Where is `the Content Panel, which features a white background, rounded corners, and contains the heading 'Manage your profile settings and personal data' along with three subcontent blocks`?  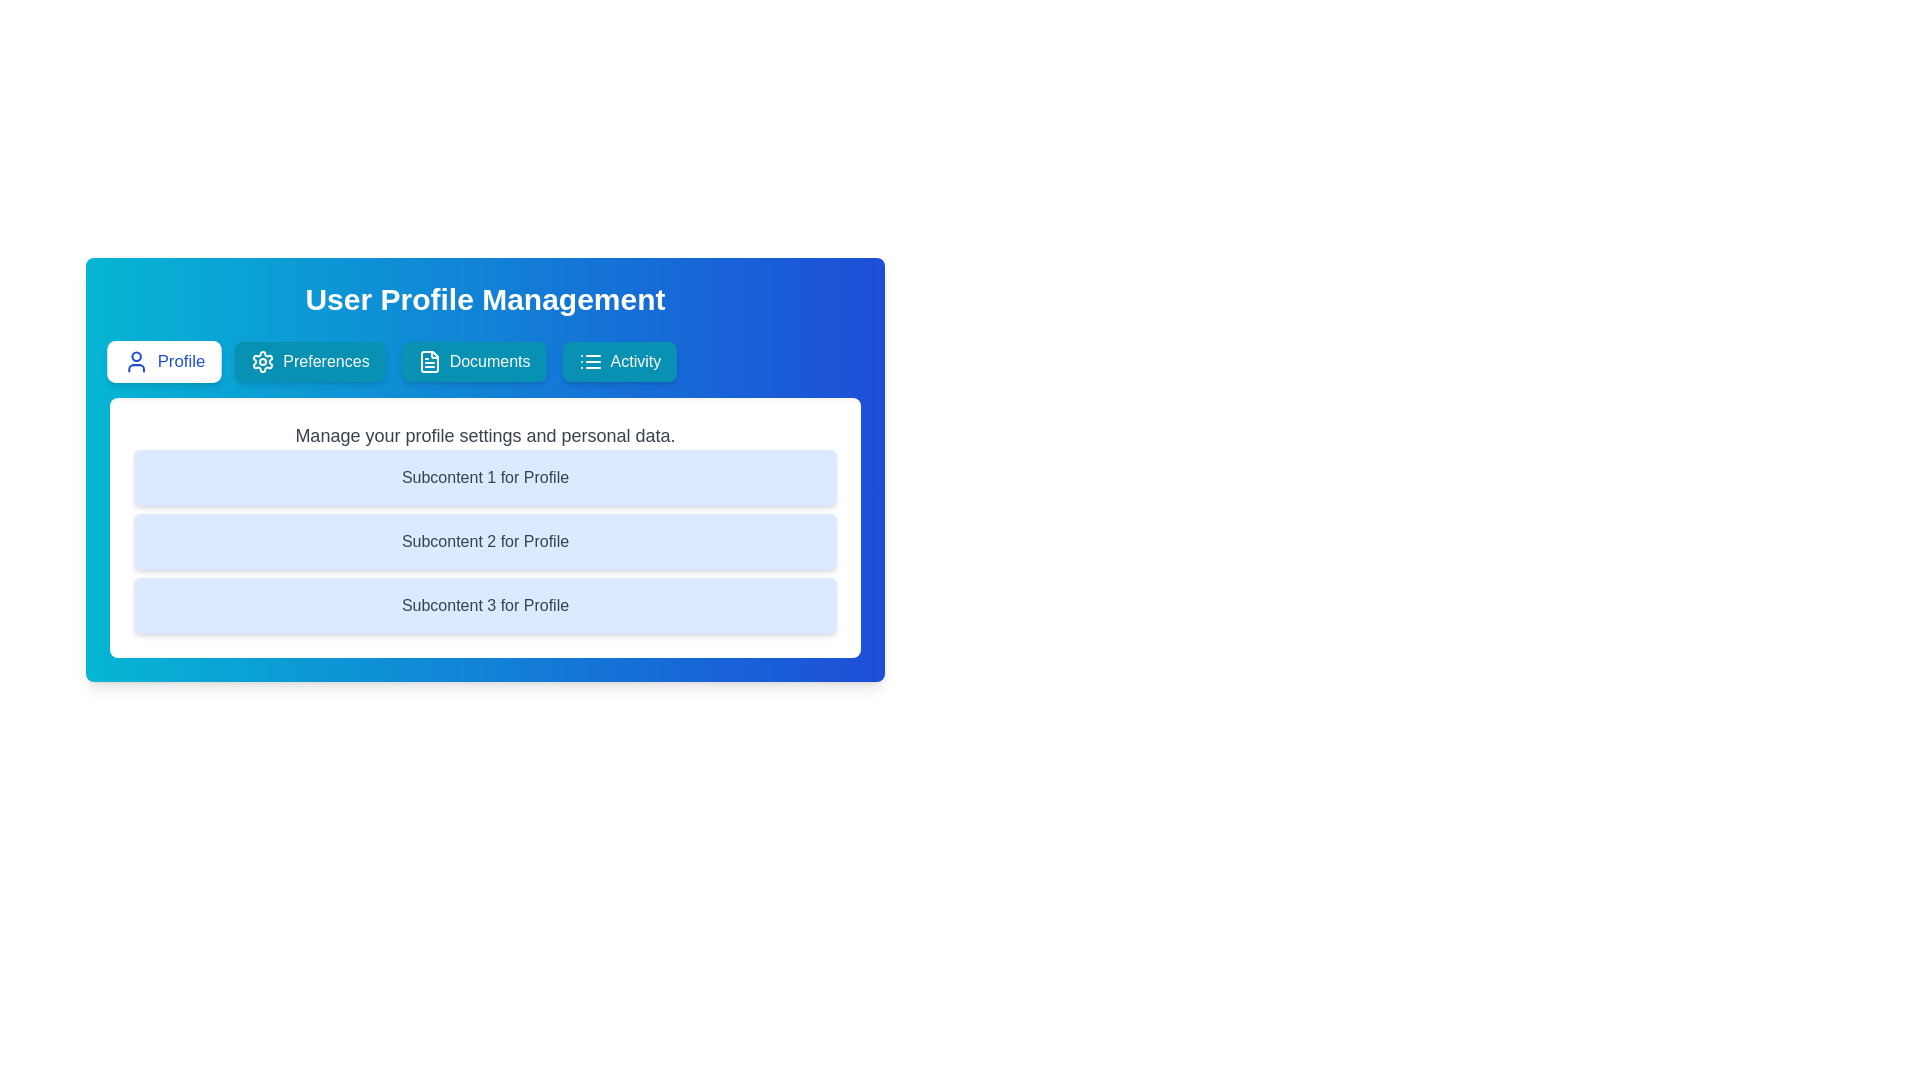 the Content Panel, which features a white background, rounded corners, and contains the heading 'Manage your profile settings and personal data' along with three subcontent blocks is located at coordinates (485, 527).